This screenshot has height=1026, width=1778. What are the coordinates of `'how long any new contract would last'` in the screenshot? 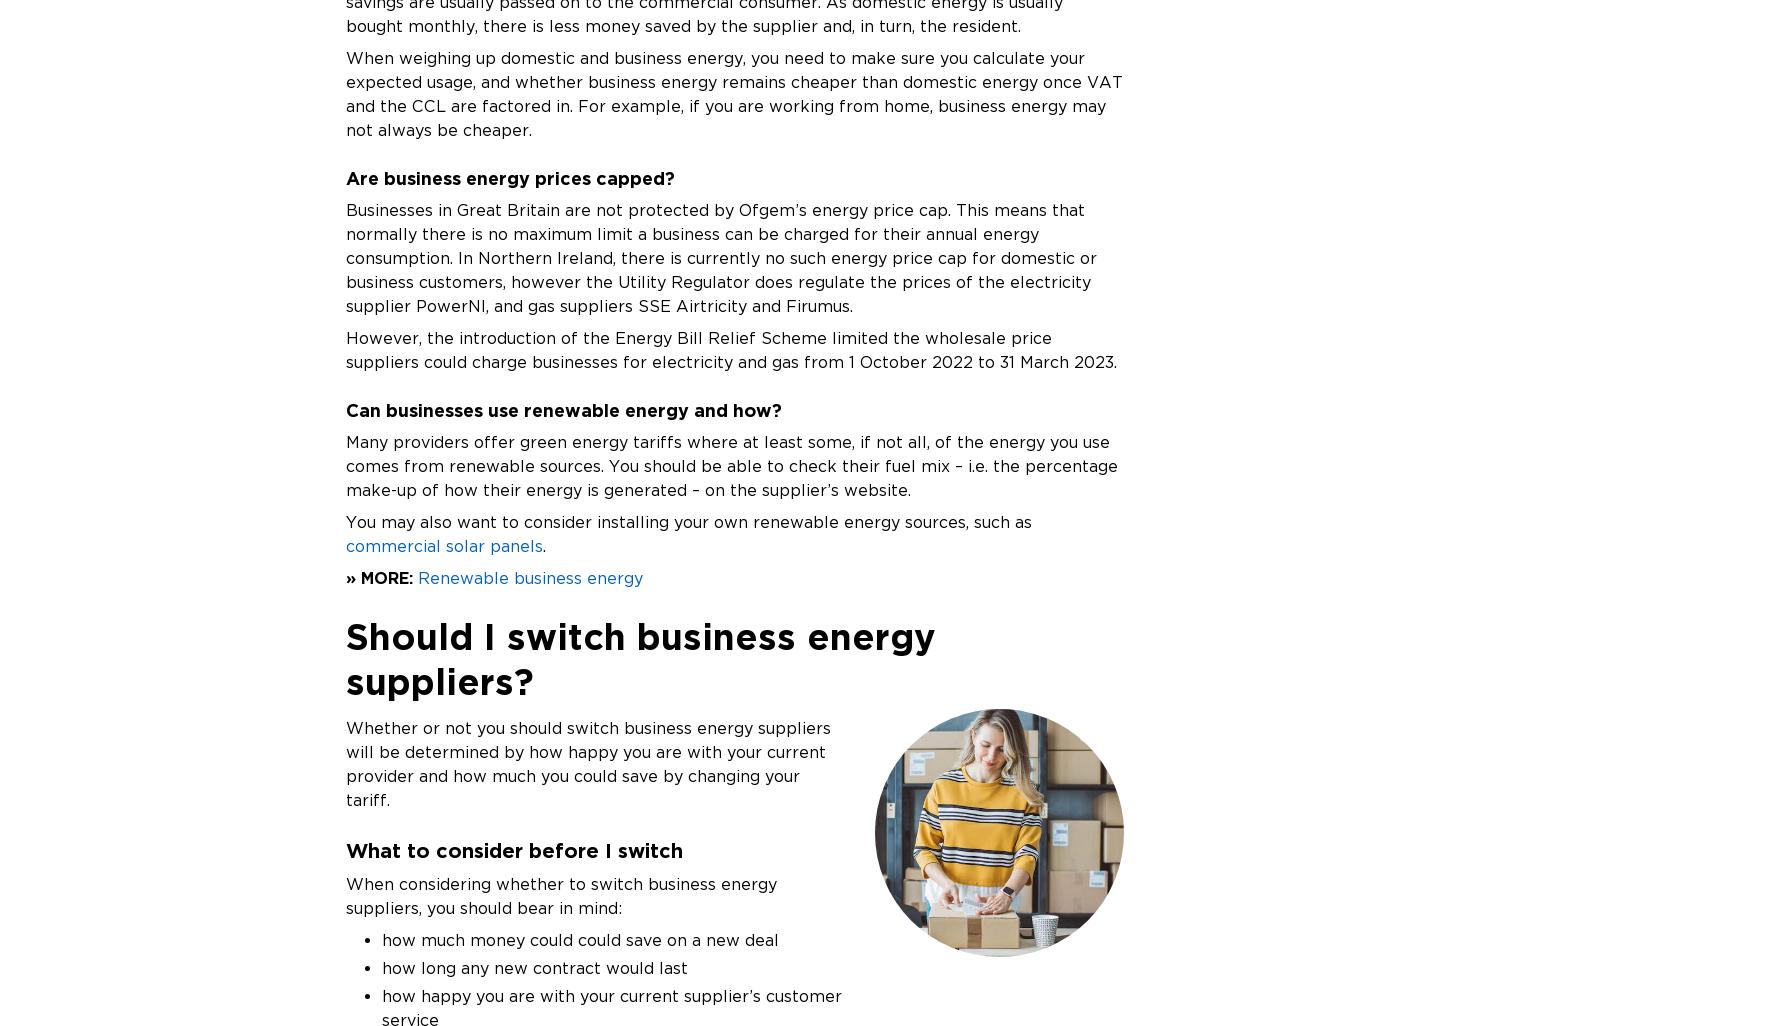 It's located at (535, 967).